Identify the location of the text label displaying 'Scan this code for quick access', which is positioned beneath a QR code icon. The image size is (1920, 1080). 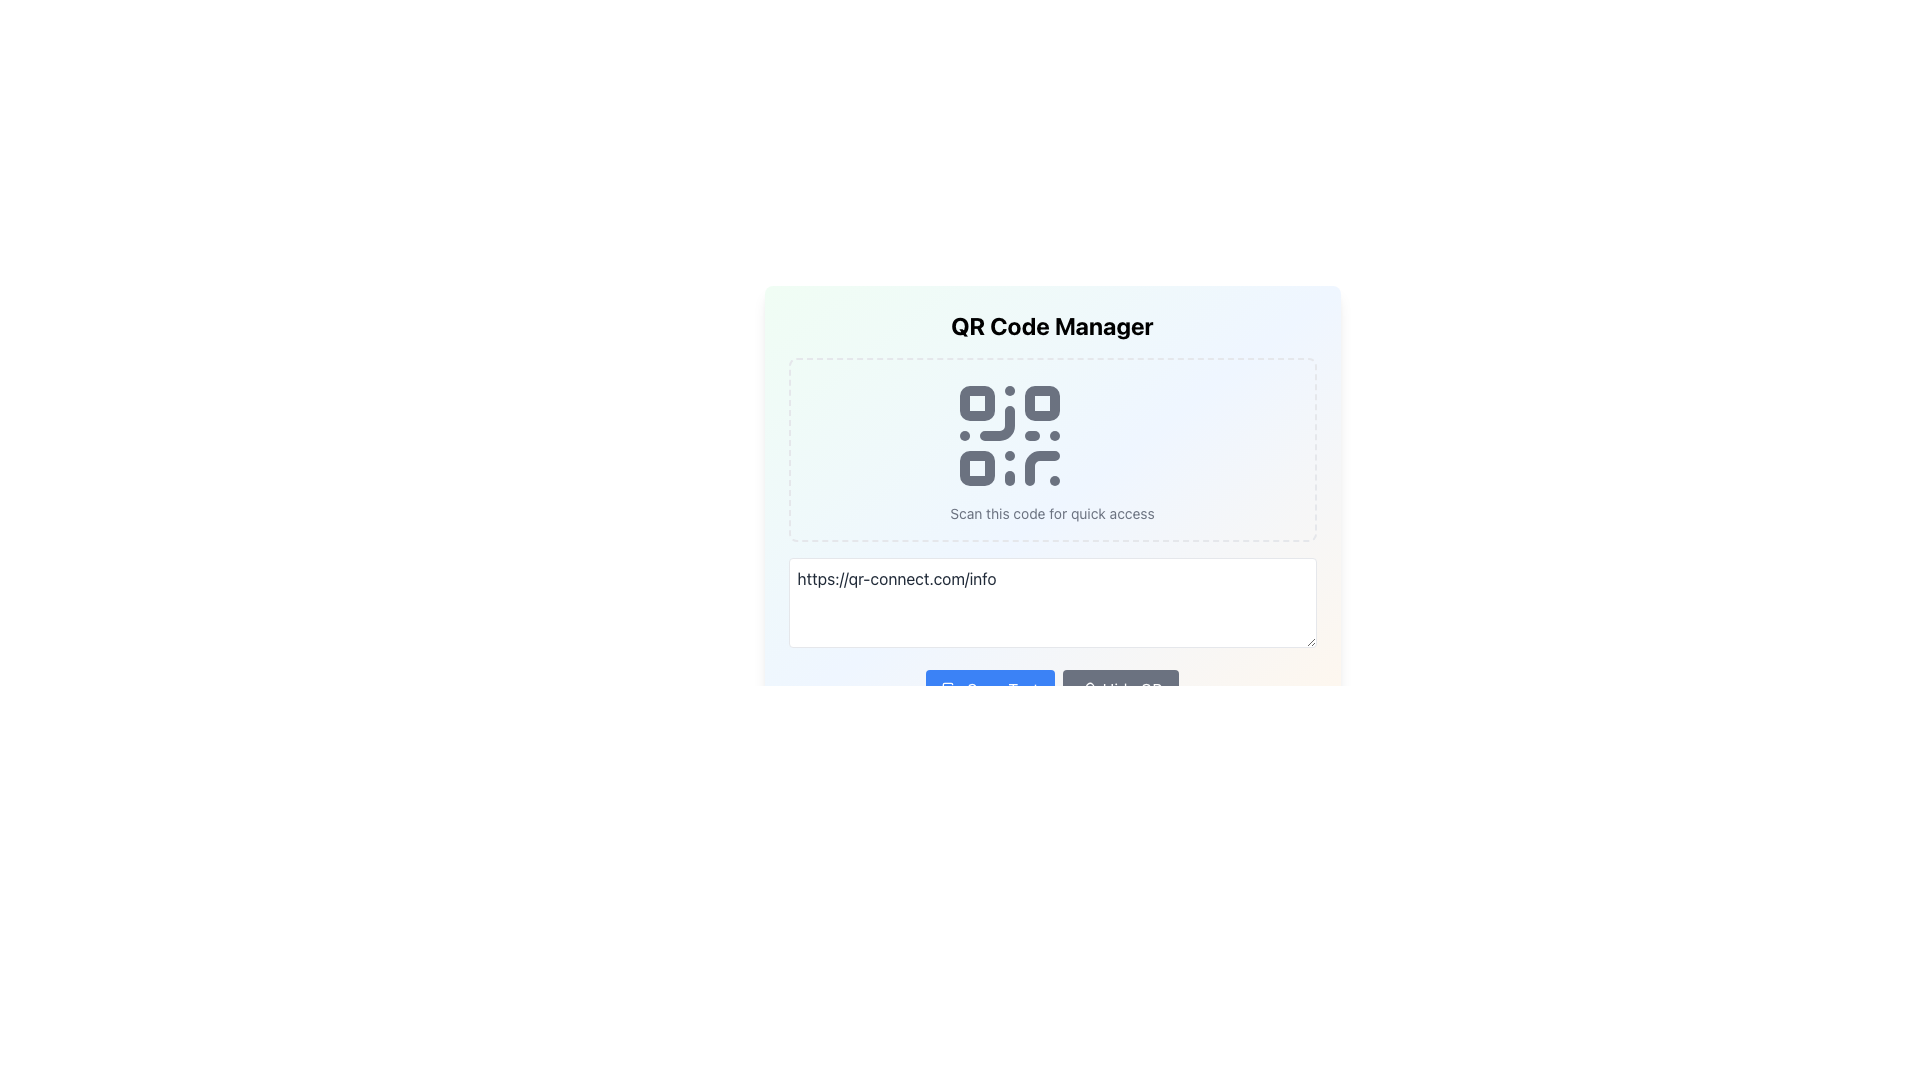
(1051, 512).